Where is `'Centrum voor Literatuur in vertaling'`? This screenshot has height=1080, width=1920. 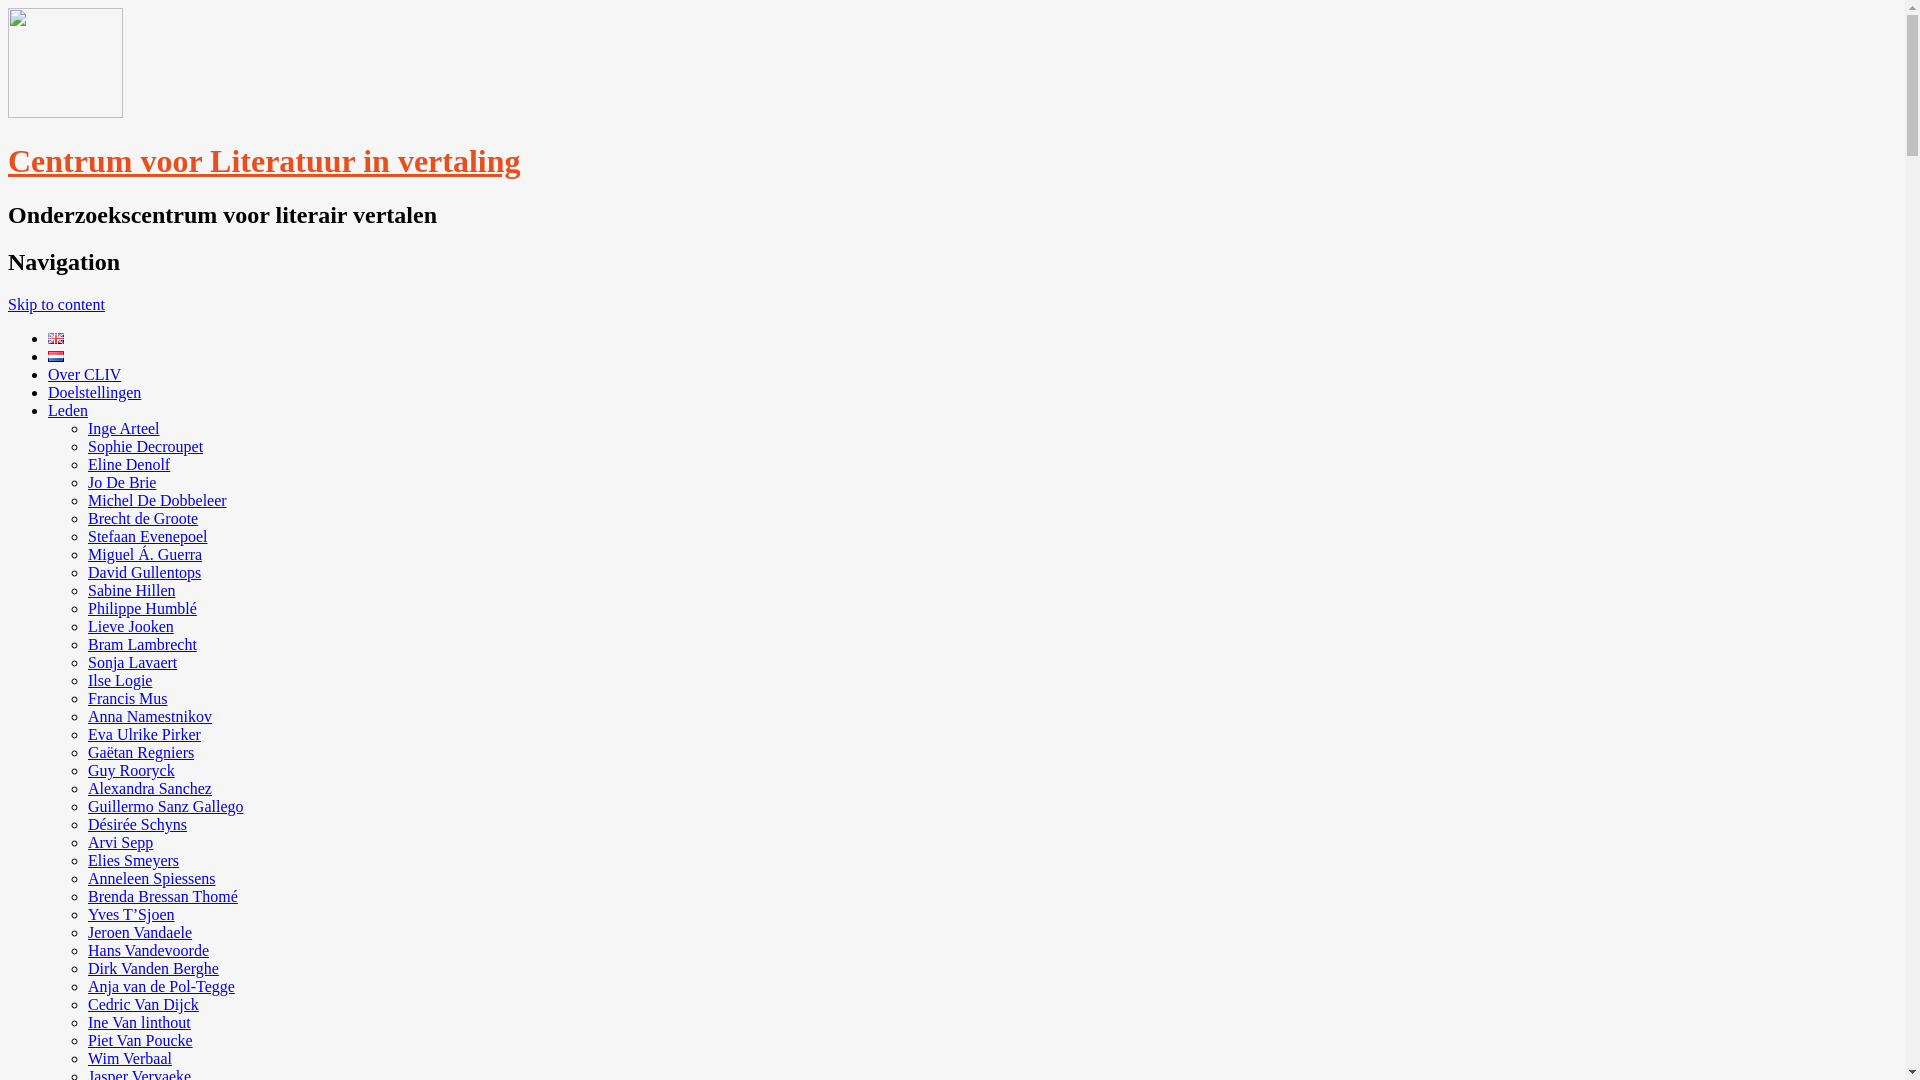
'Centrum voor Literatuur in vertaling' is located at coordinates (263, 160).